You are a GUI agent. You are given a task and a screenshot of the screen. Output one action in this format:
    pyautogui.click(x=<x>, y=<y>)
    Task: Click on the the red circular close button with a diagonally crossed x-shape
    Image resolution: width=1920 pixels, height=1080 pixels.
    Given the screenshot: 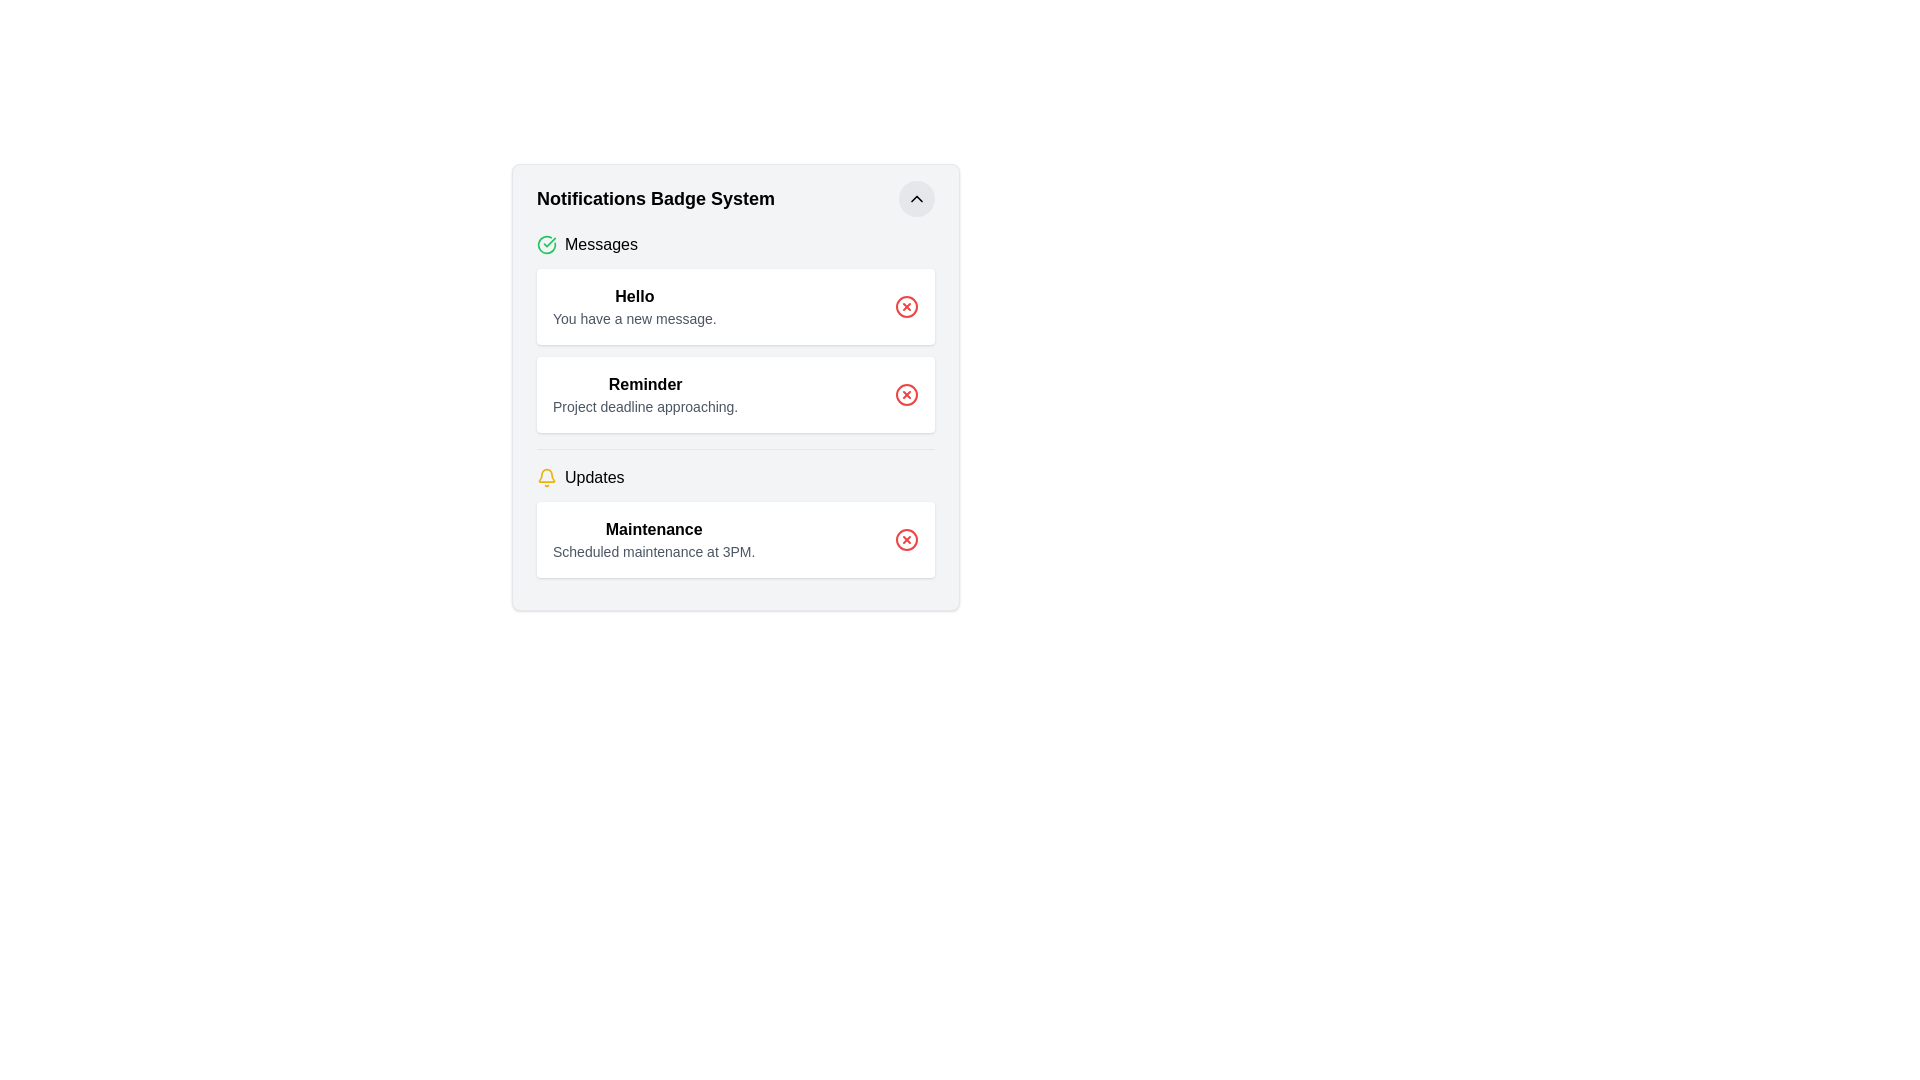 What is the action you would take?
    pyautogui.click(x=906, y=394)
    